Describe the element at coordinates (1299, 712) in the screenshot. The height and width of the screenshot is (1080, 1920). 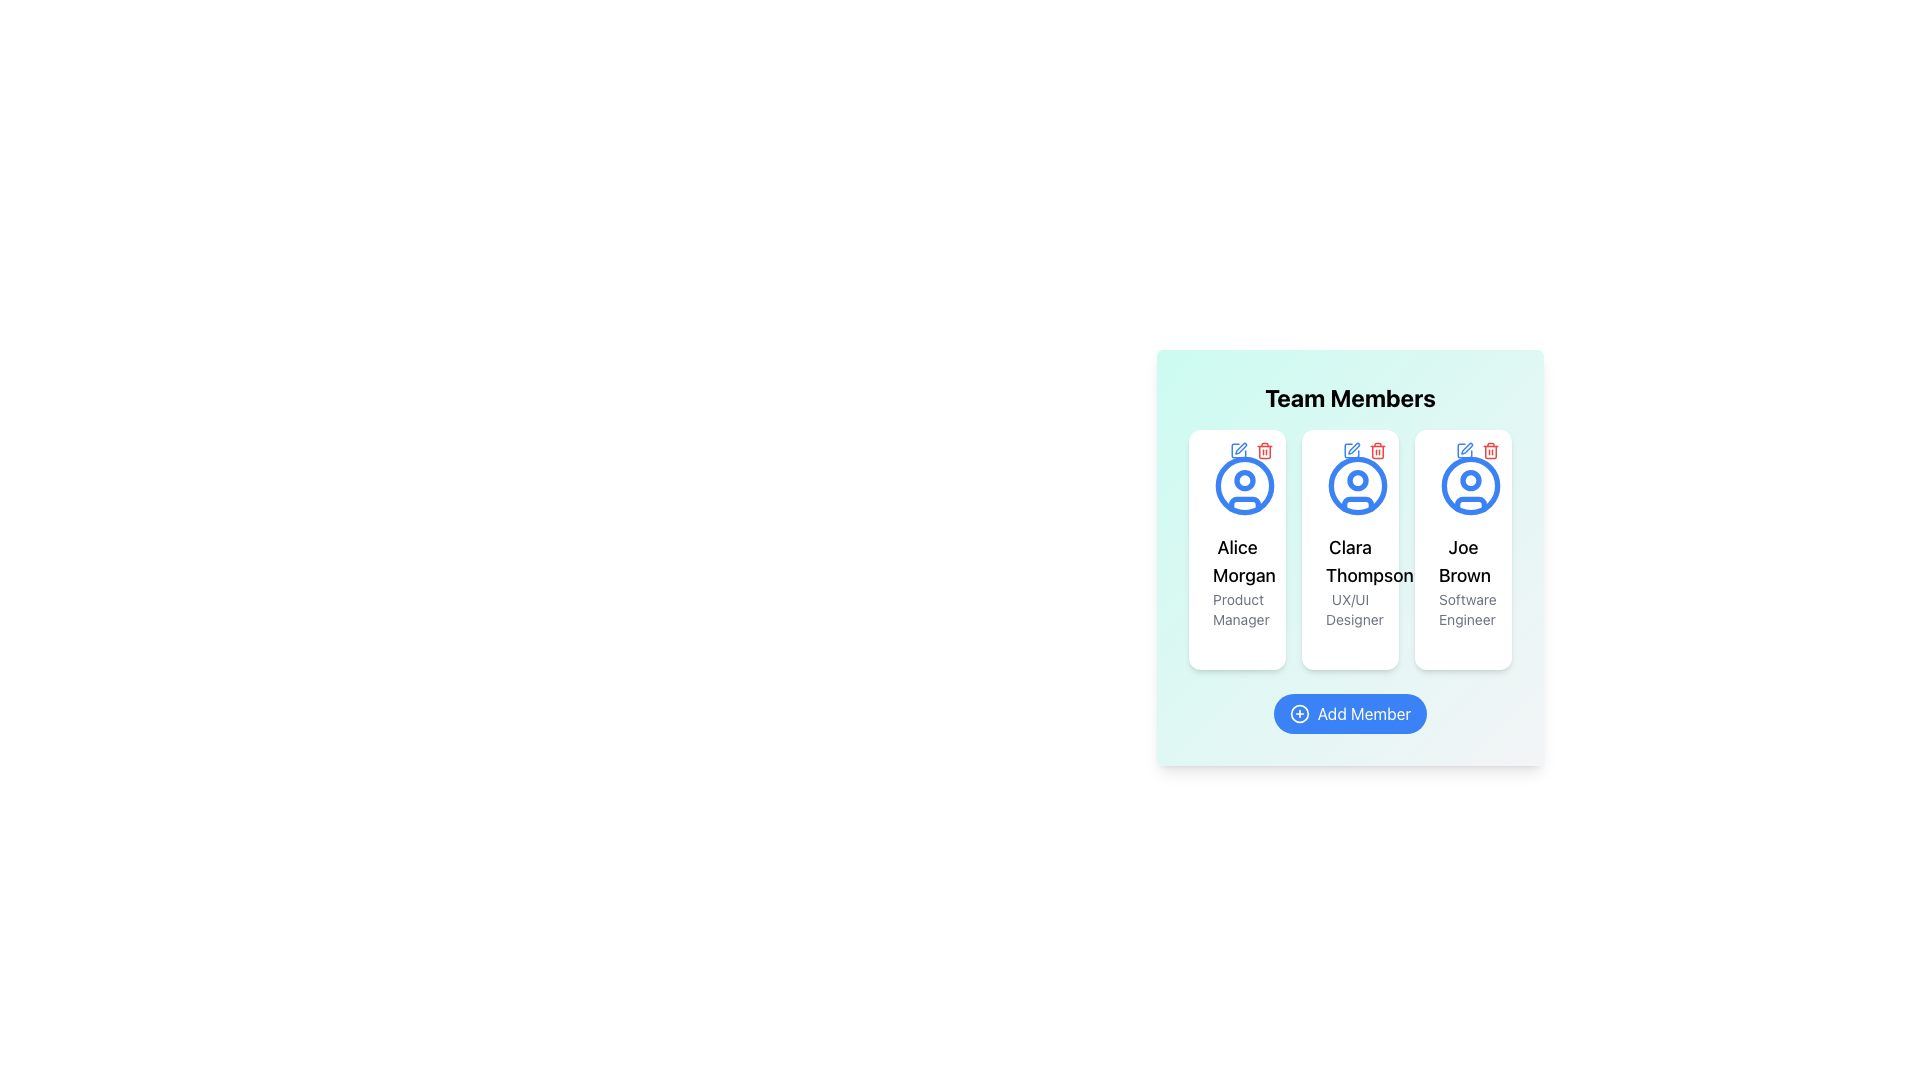
I see `the circular '+' icon with a blue outline located inside the 'Add Member' button` at that location.